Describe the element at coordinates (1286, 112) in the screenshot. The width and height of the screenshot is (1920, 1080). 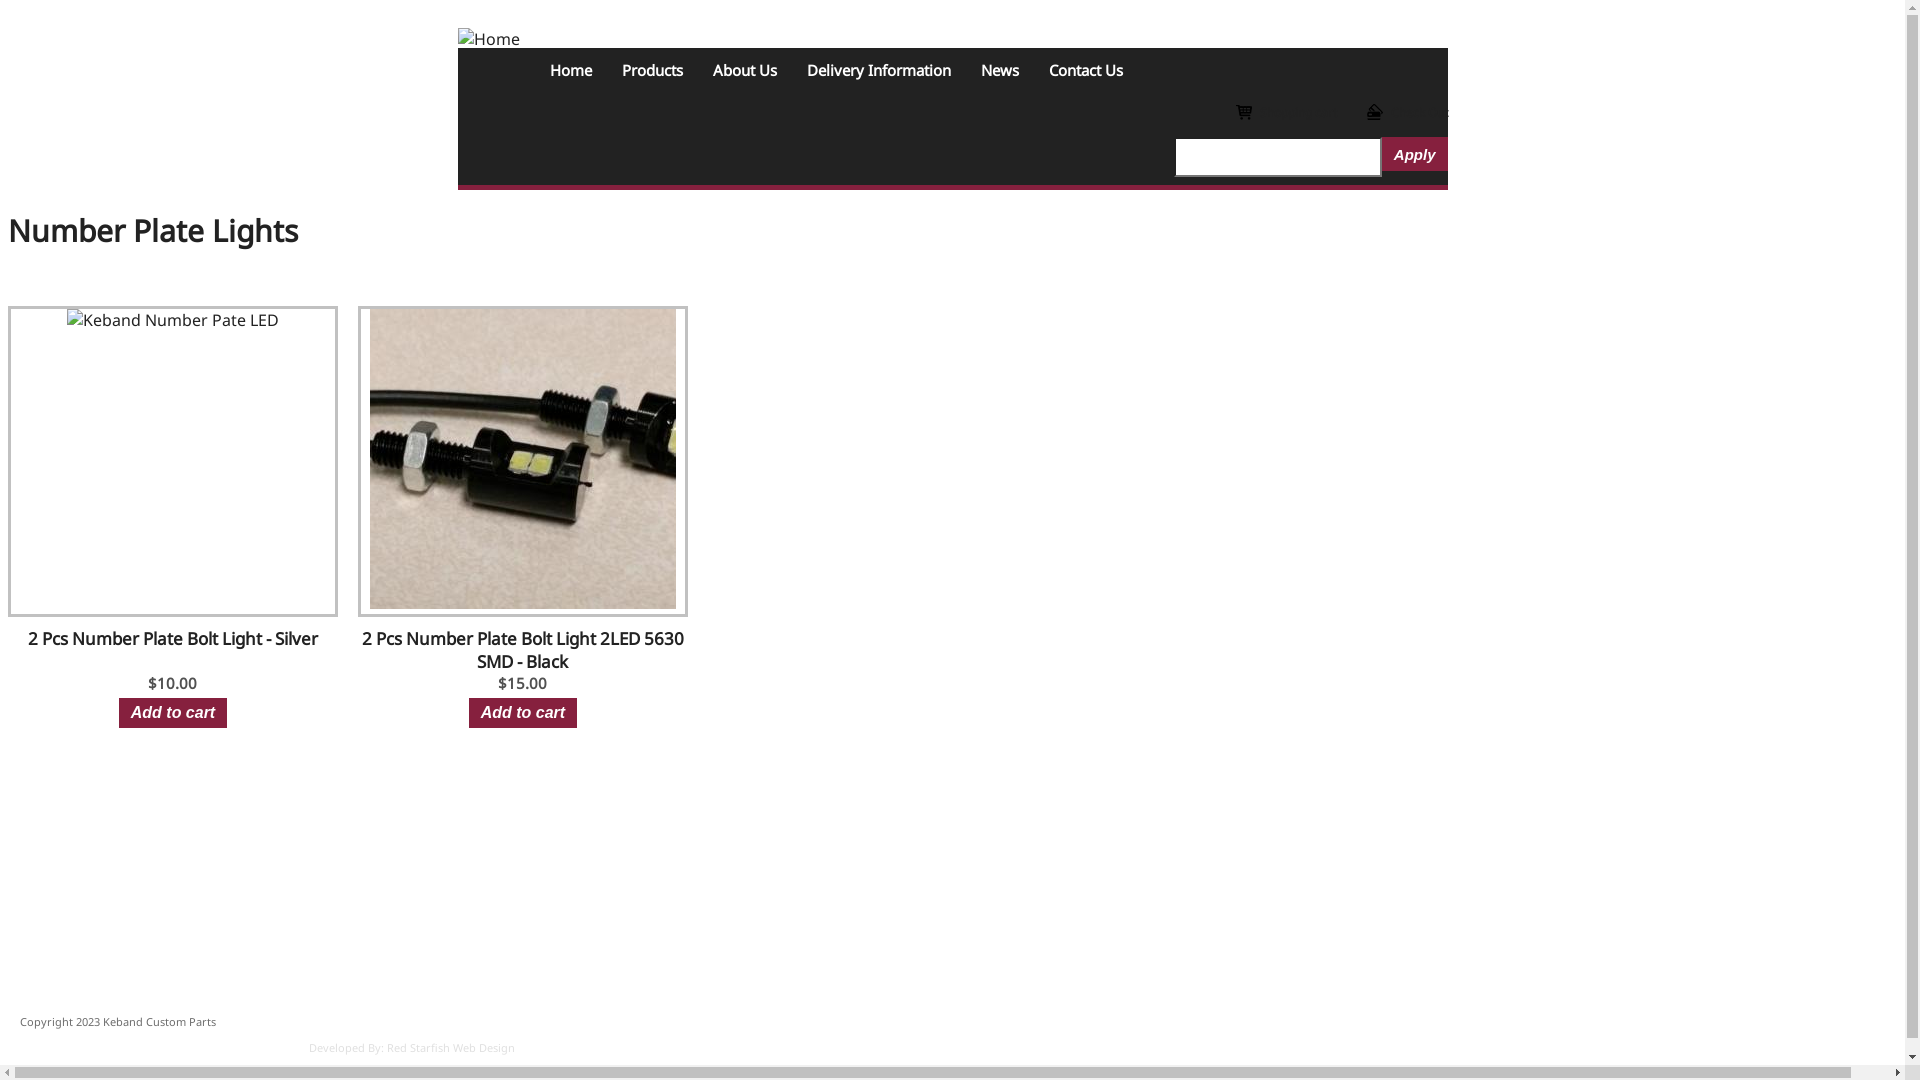
I see `'Shopping cart'` at that location.